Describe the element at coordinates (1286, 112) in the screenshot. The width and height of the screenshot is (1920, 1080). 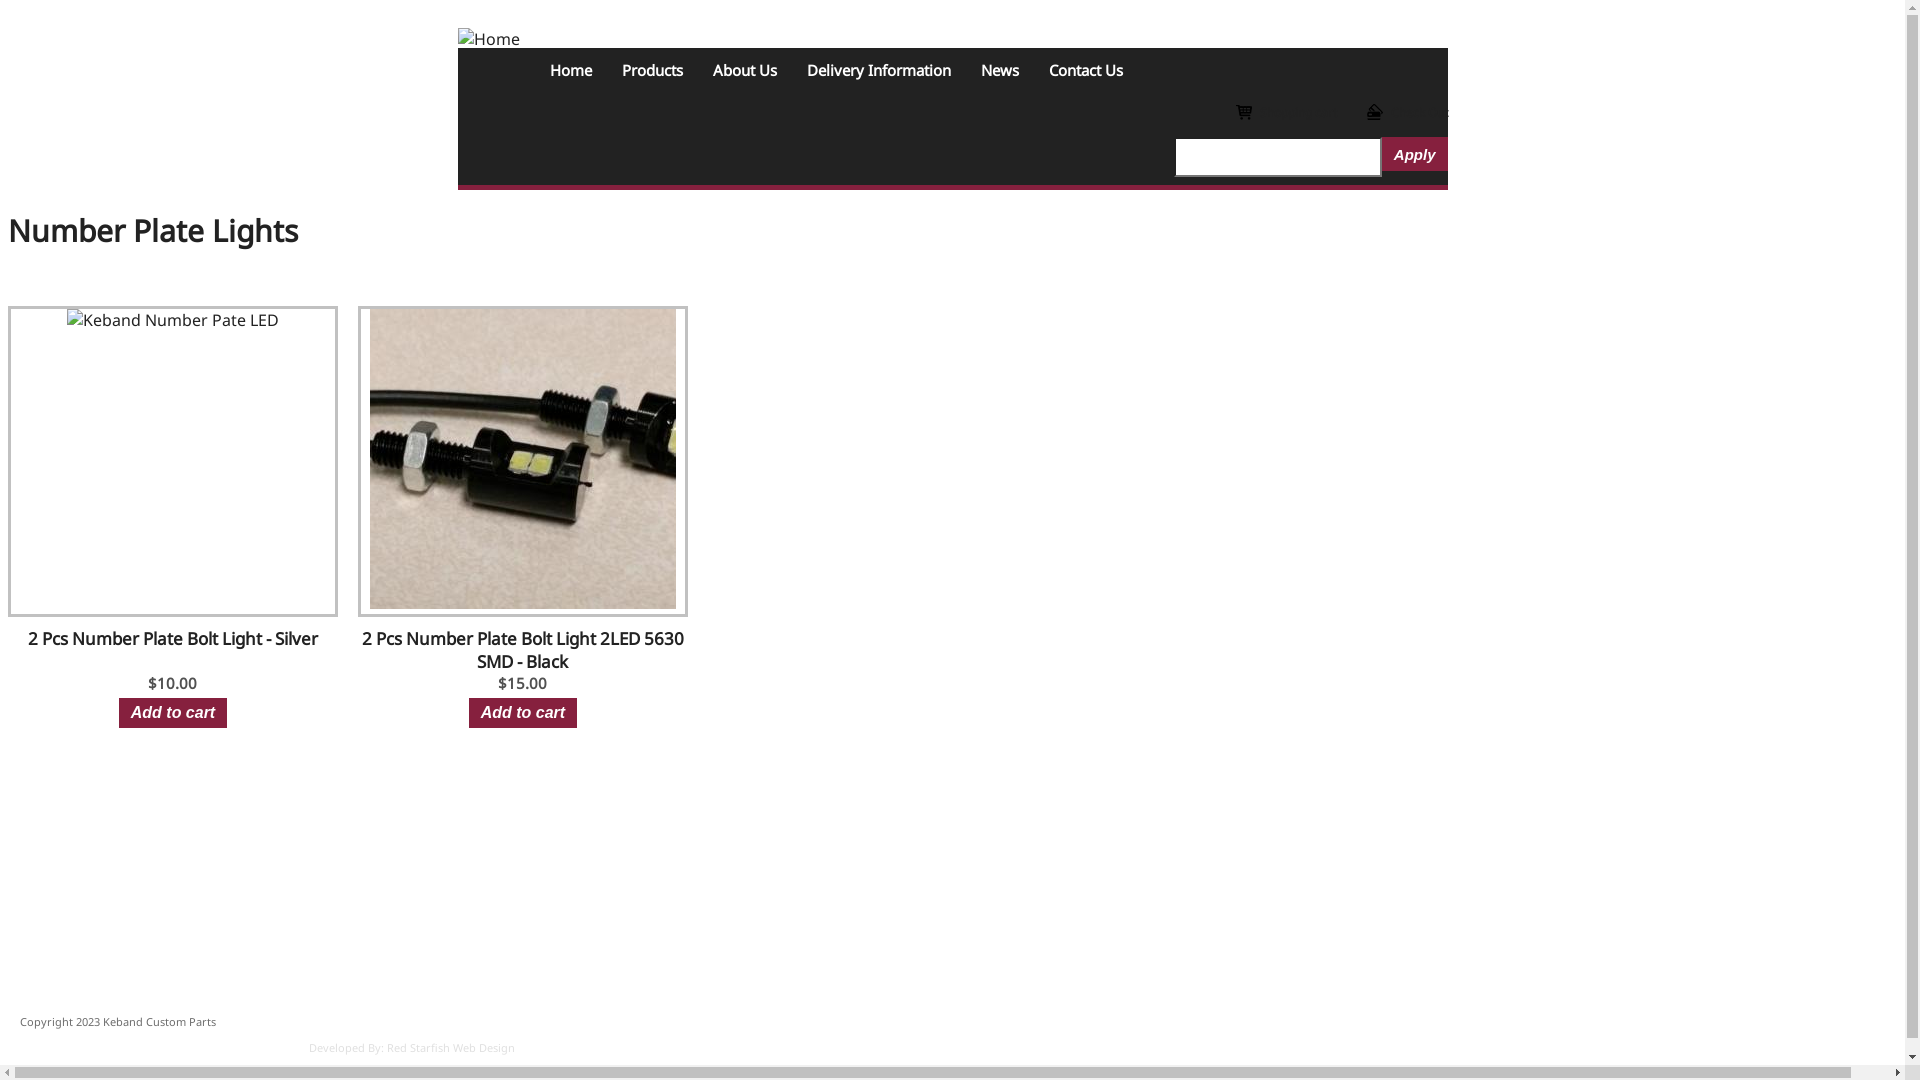
I see `'Shopping cart'` at that location.